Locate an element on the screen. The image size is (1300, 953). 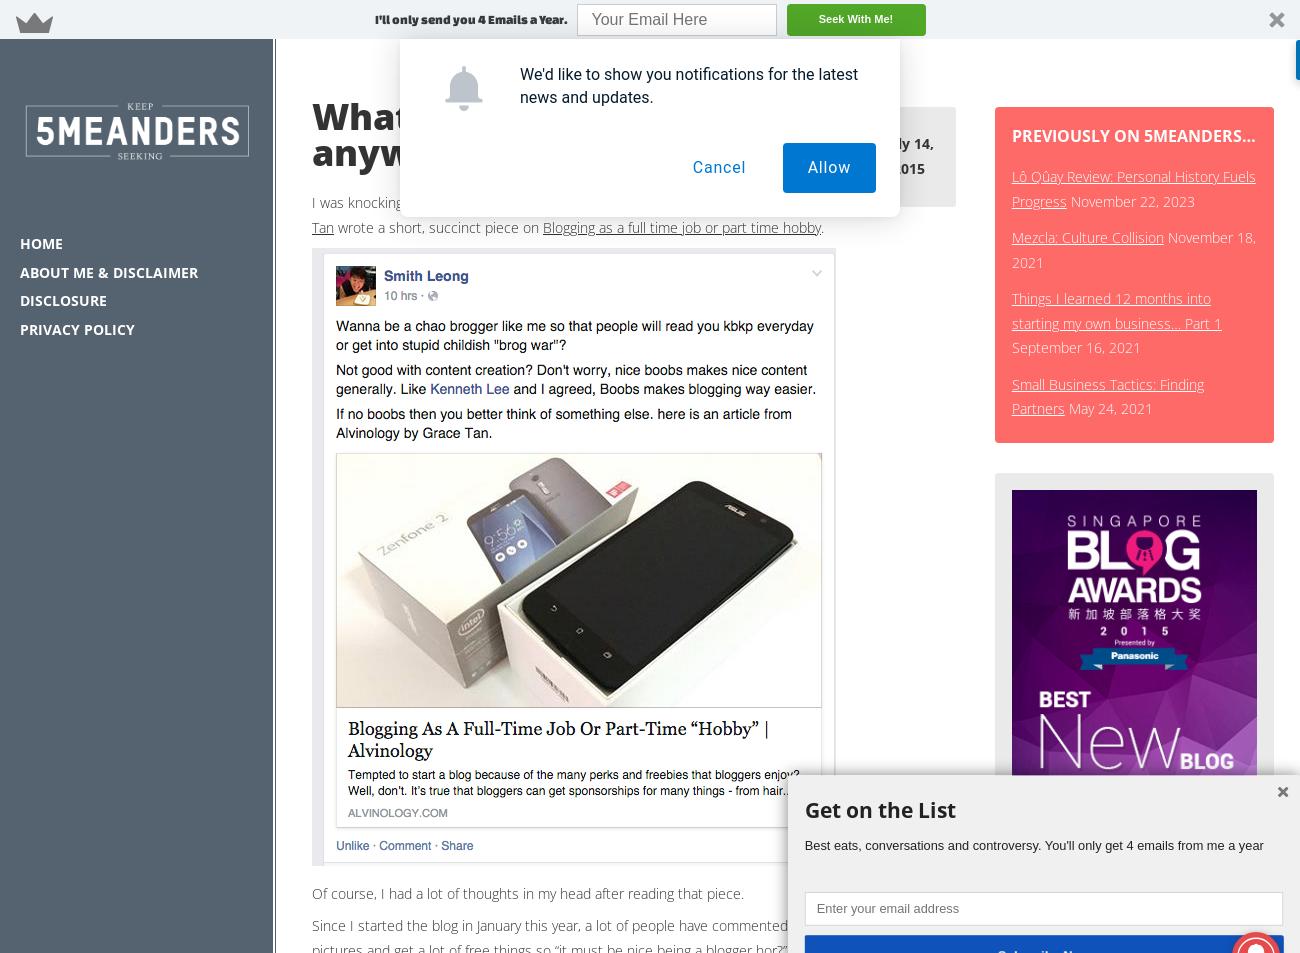
'Blogging as a full time job or part time hobby' is located at coordinates (680, 225).